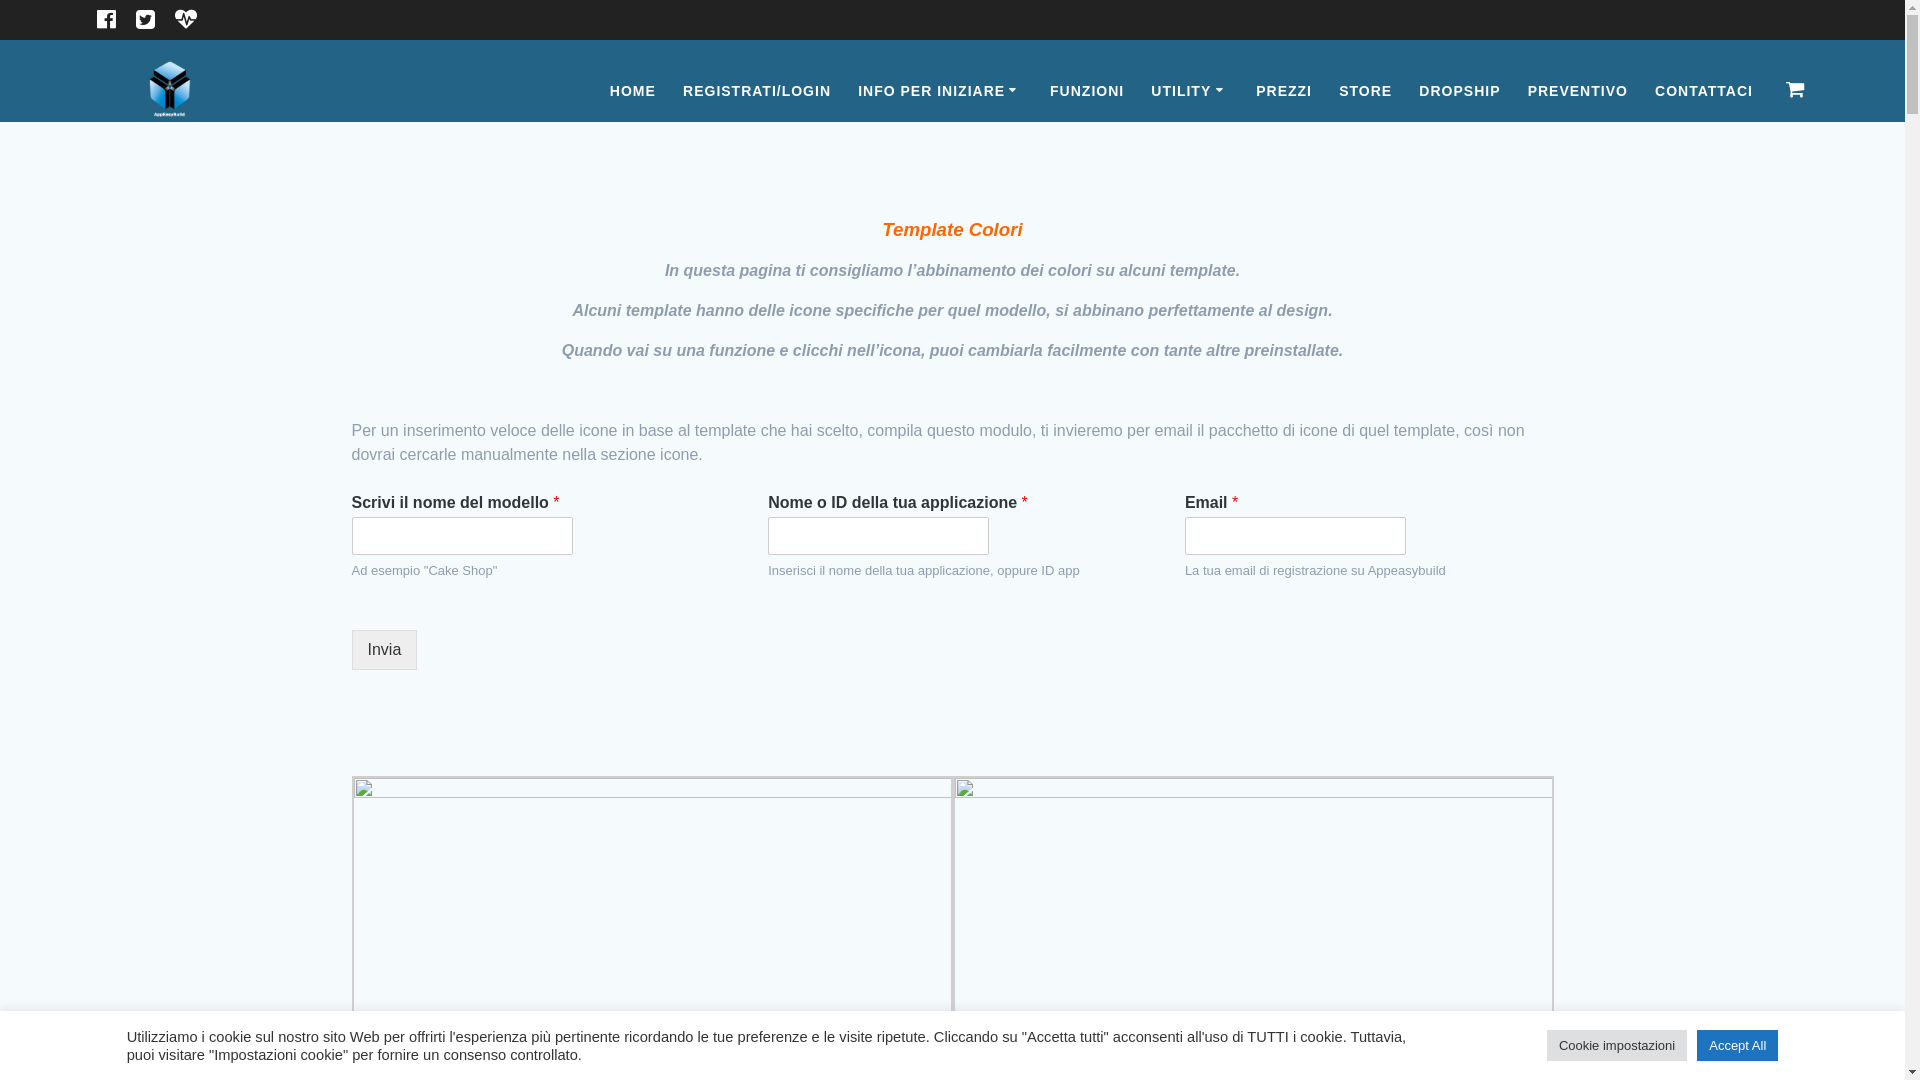 Image resolution: width=1920 pixels, height=1080 pixels. Describe the element at coordinates (1085, 91) in the screenshot. I see `'FUNZIONI'` at that location.